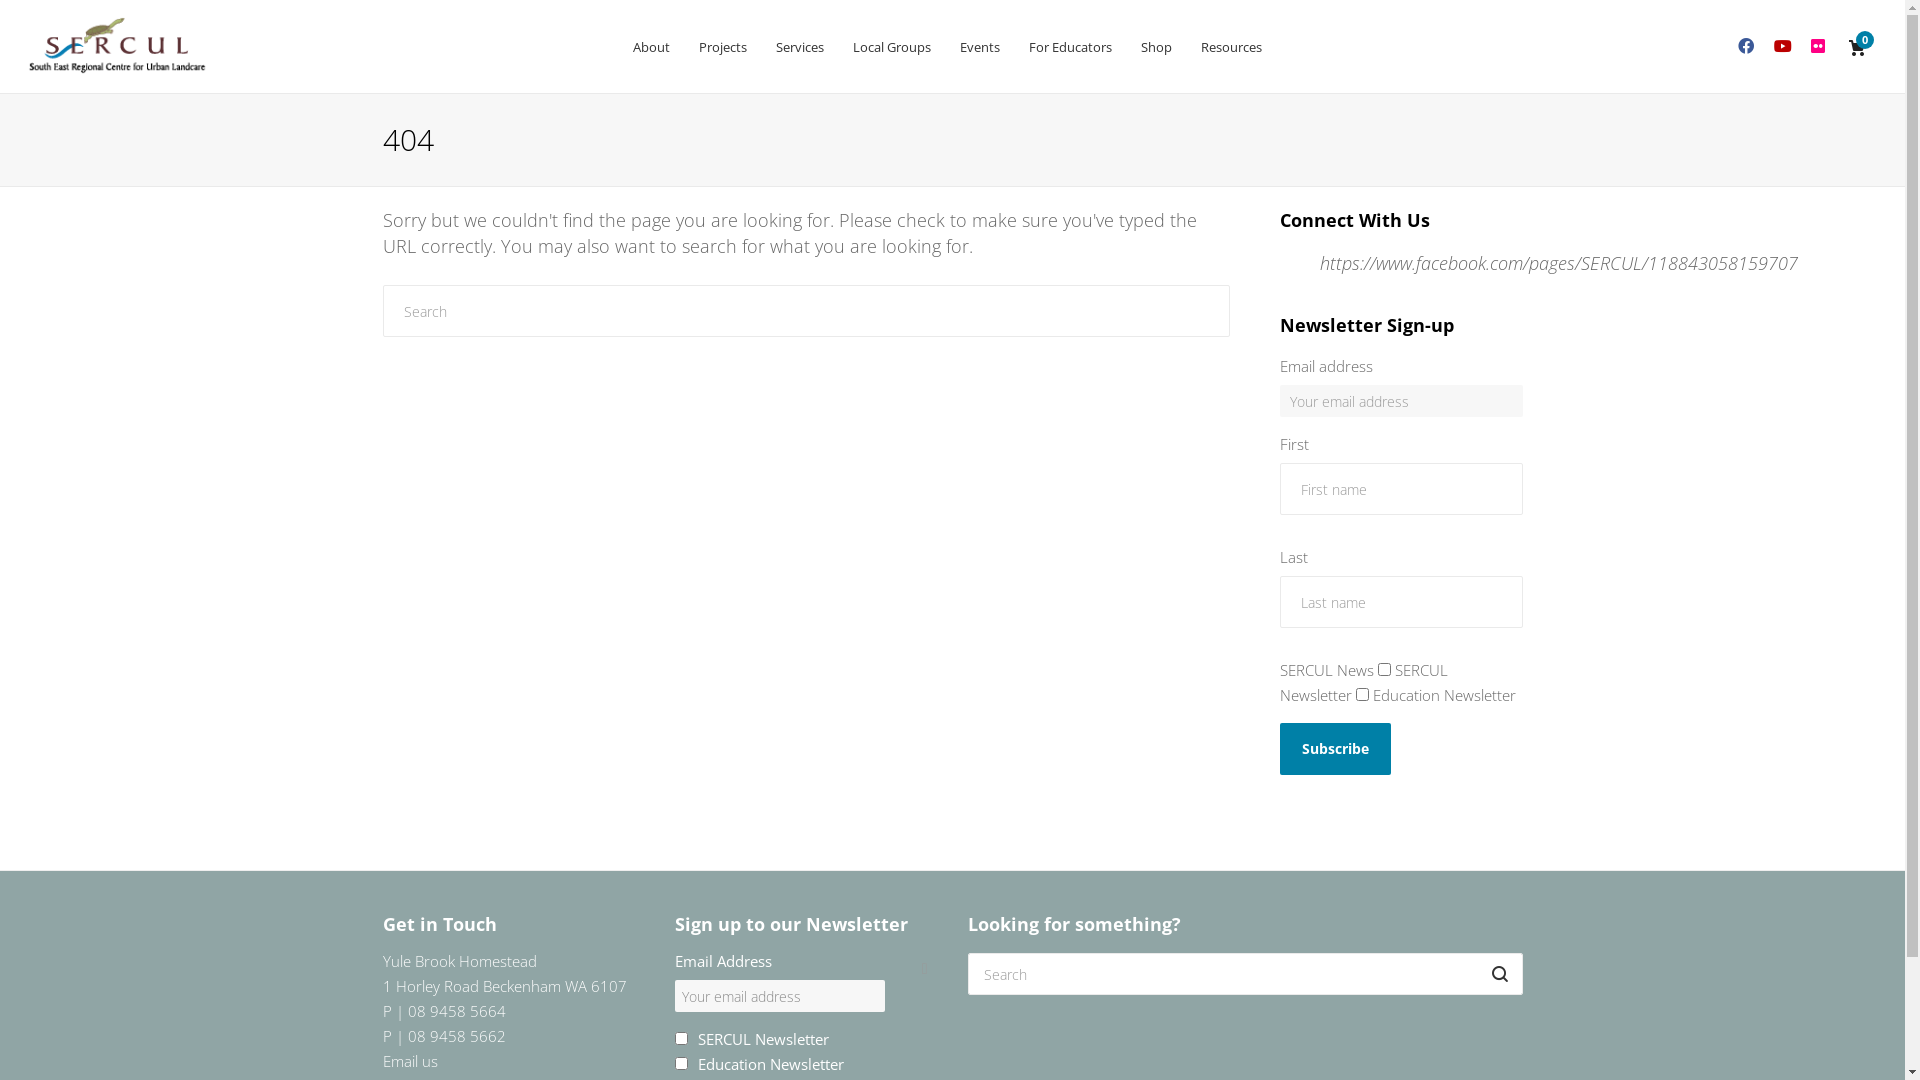 The height and width of the screenshot is (1080, 1920). What do you see at coordinates (1156, 45) in the screenshot?
I see `'Shop'` at bounding box center [1156, 45].